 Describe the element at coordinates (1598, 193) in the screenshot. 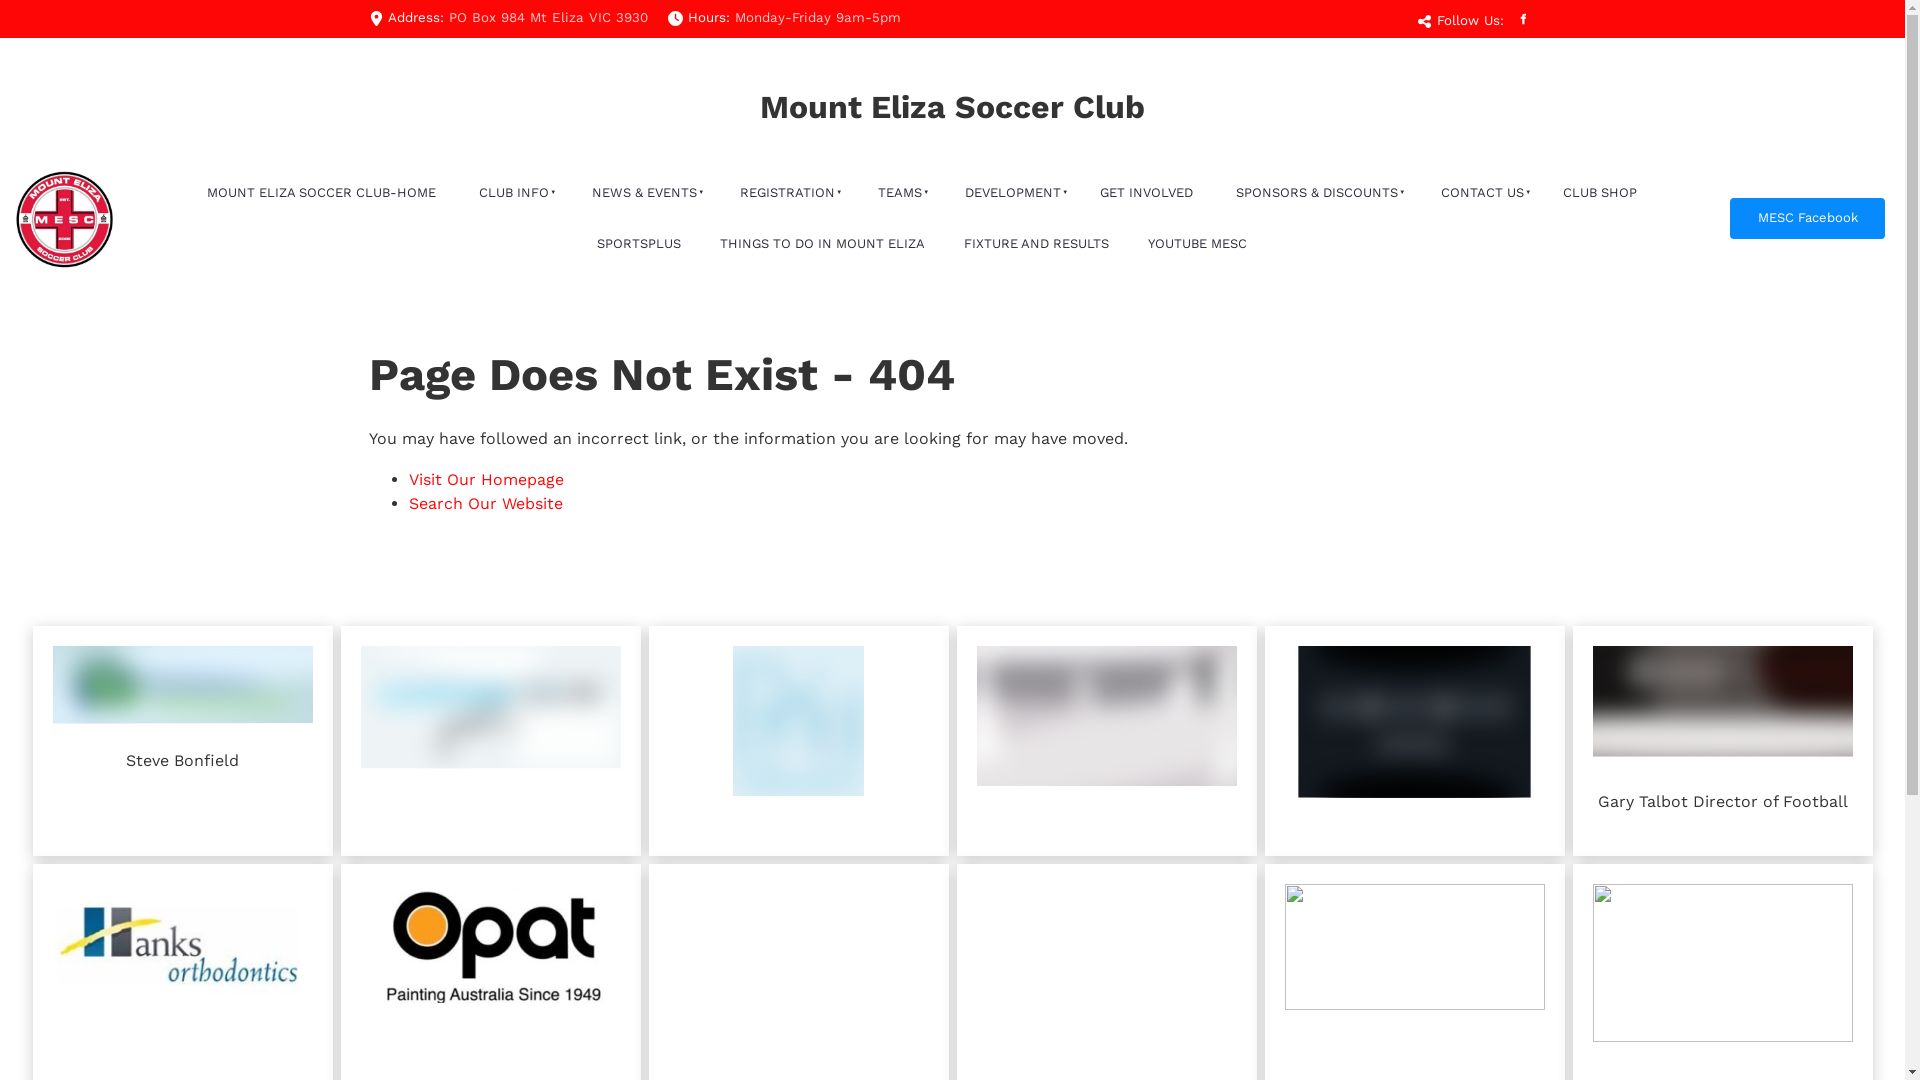

I see `'CLUB SHOP'` at that location.